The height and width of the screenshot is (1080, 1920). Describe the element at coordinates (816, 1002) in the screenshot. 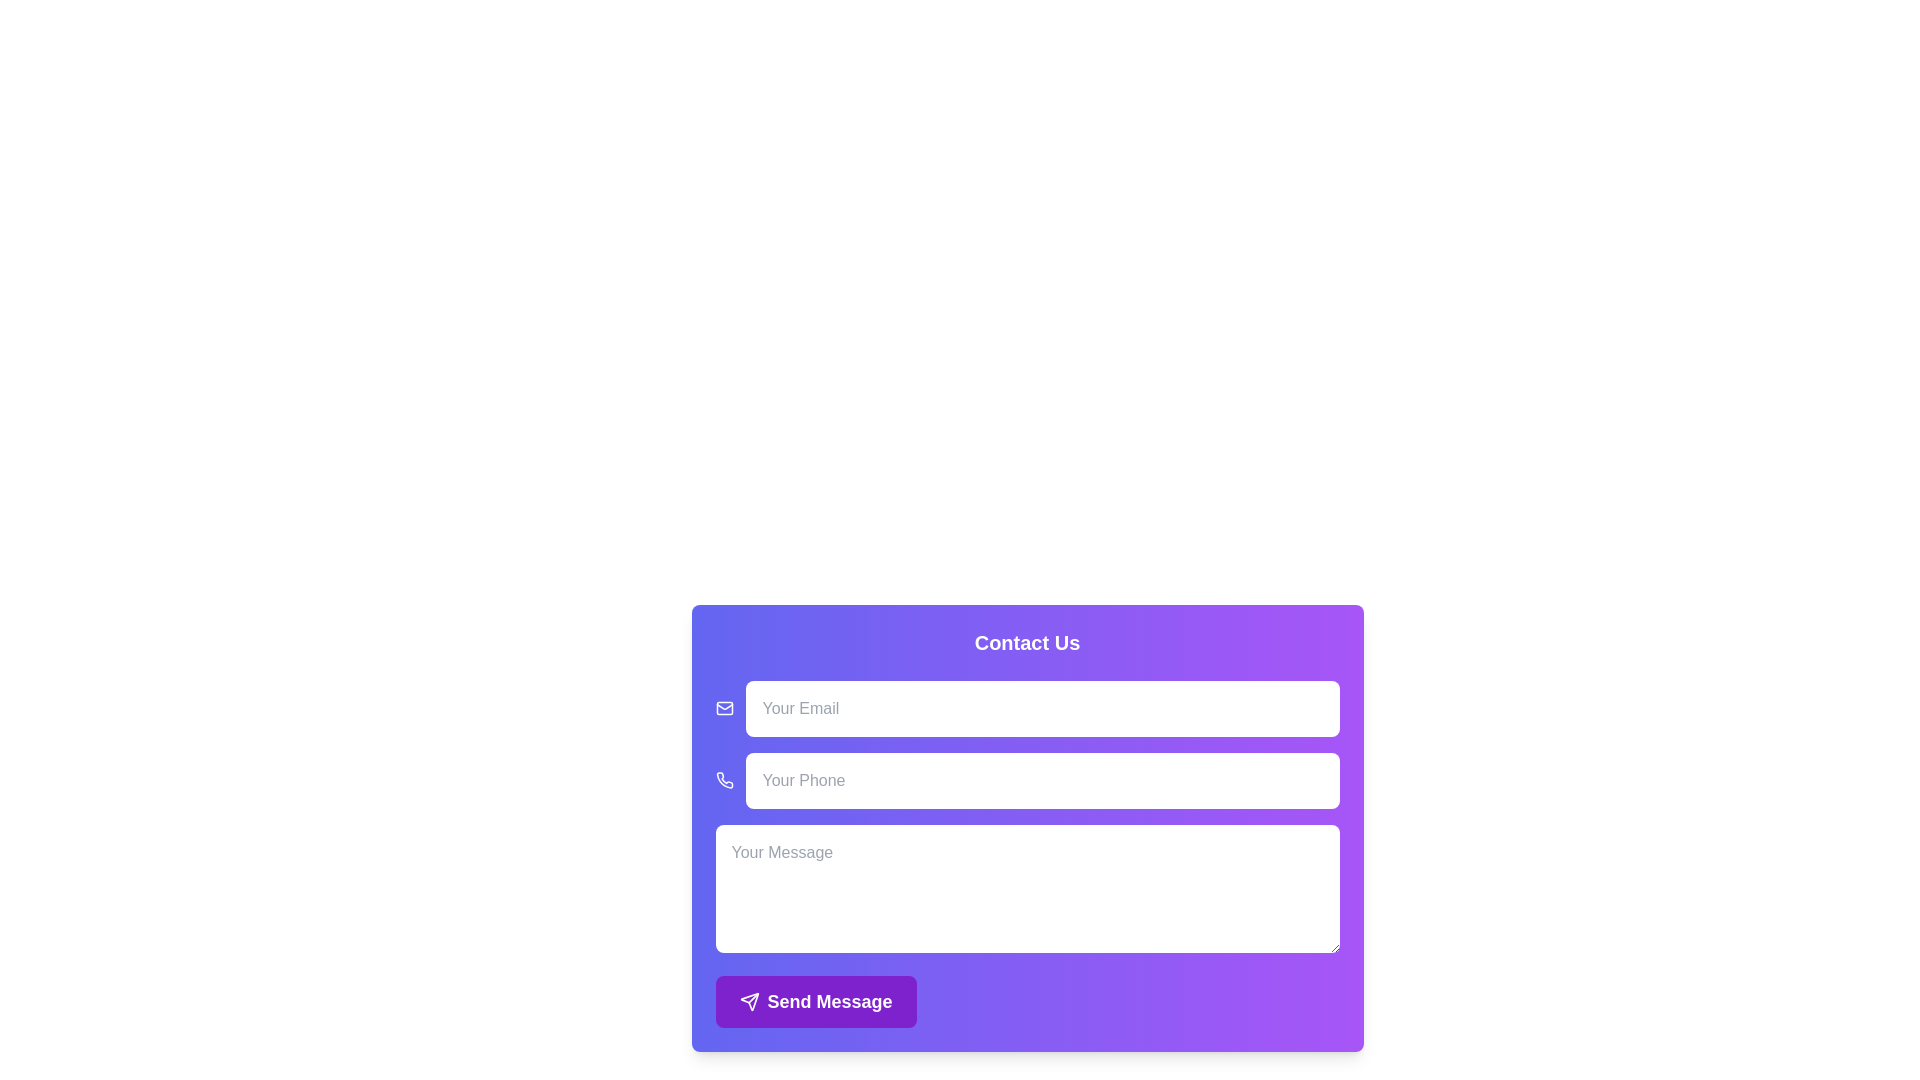

I see `the 'Send Message' button with a purple background and white text, located at the bottom-left corner of the 'Contact Us' section to trigger an animation or tooltip` at that location.